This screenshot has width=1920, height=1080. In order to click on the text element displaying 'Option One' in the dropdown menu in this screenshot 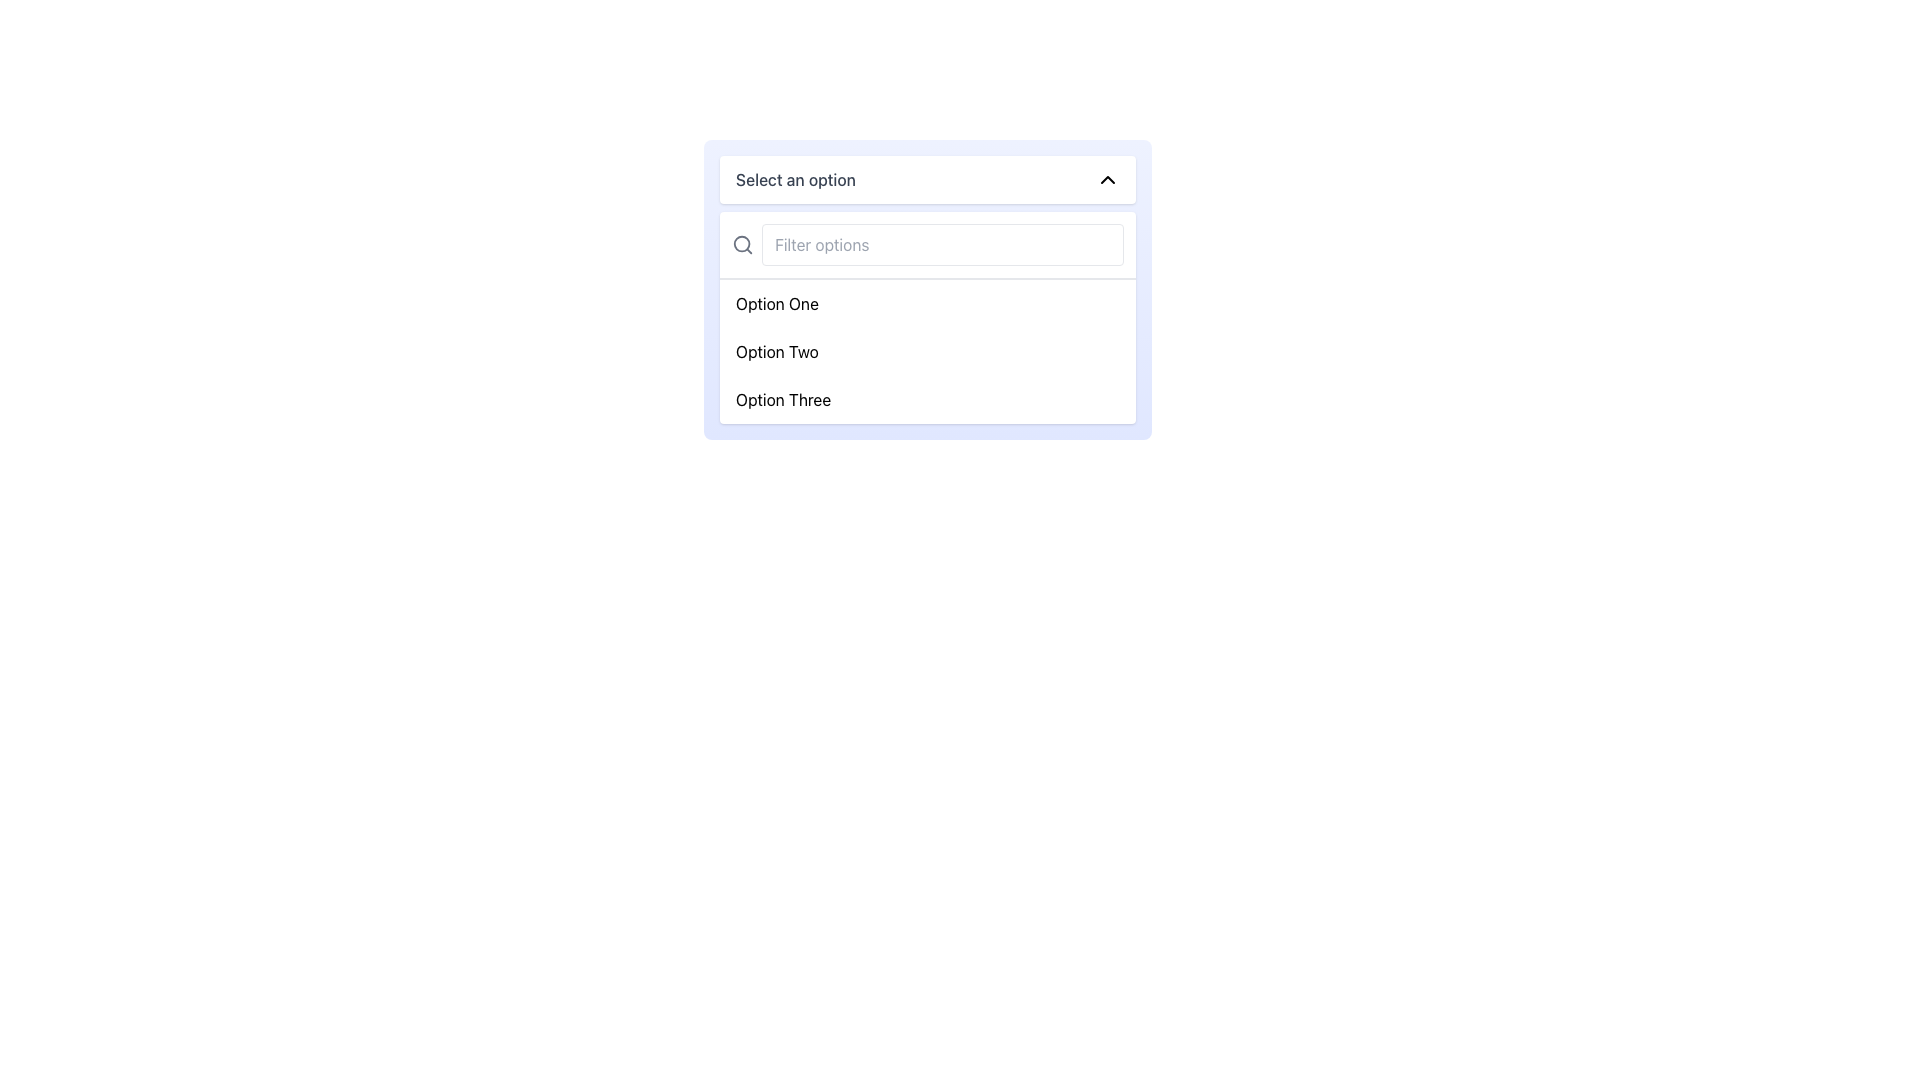, I will do `click(776, 304)`.